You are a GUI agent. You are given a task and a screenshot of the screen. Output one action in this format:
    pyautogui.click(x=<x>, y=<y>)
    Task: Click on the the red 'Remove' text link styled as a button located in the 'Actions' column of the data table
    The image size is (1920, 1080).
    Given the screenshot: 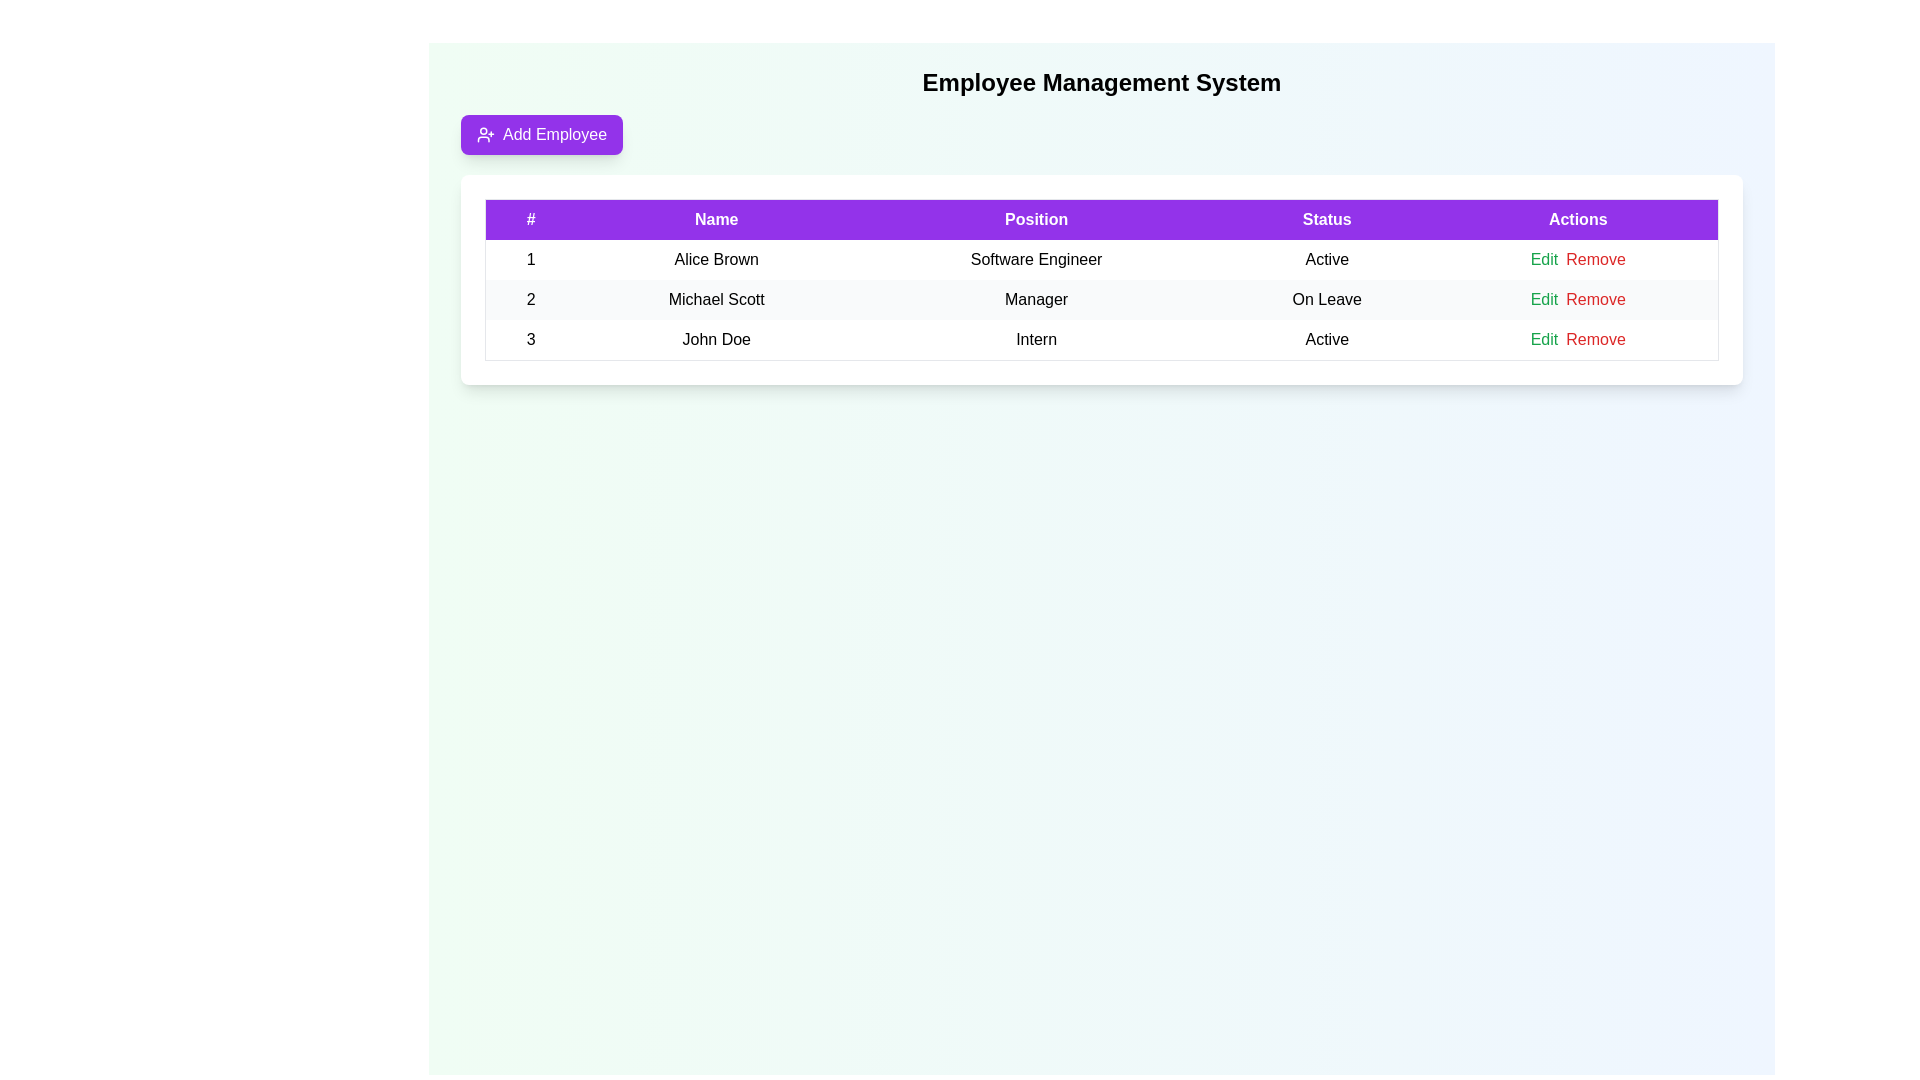 What is the action you would take?
    pyautogui.click(x=1595, y=300)
    